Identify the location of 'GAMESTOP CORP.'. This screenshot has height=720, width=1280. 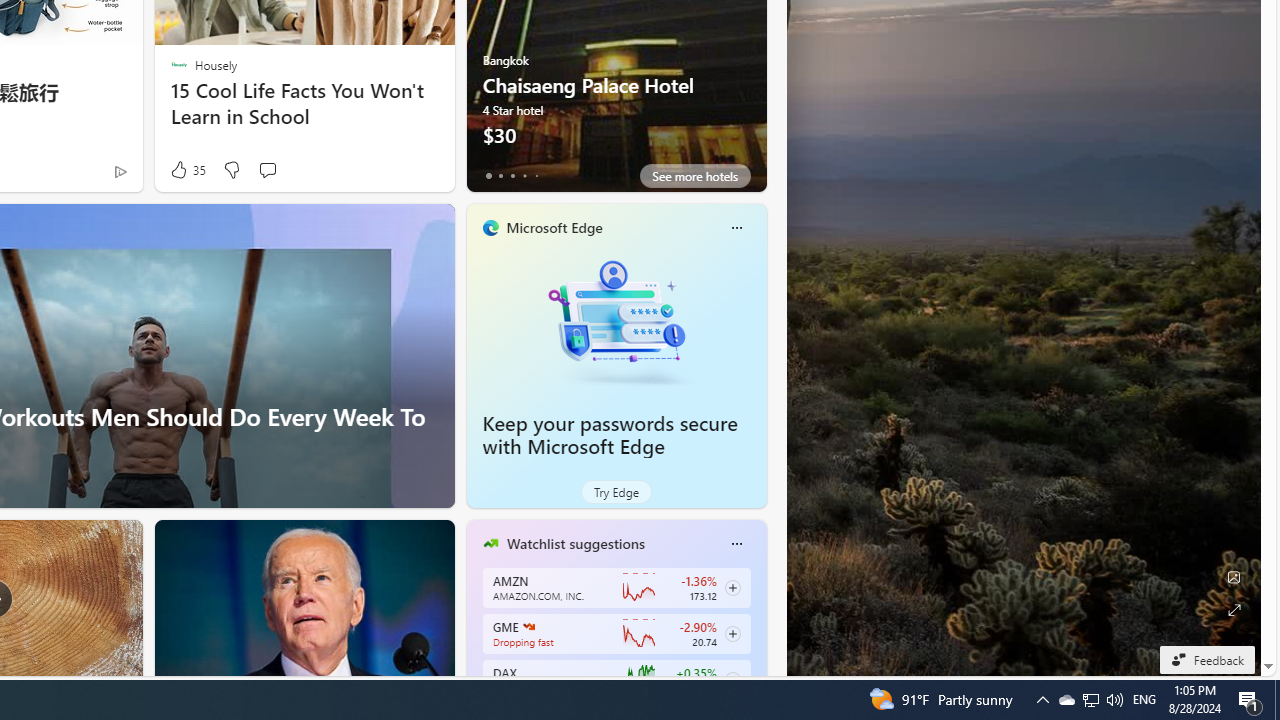
(528, 625).